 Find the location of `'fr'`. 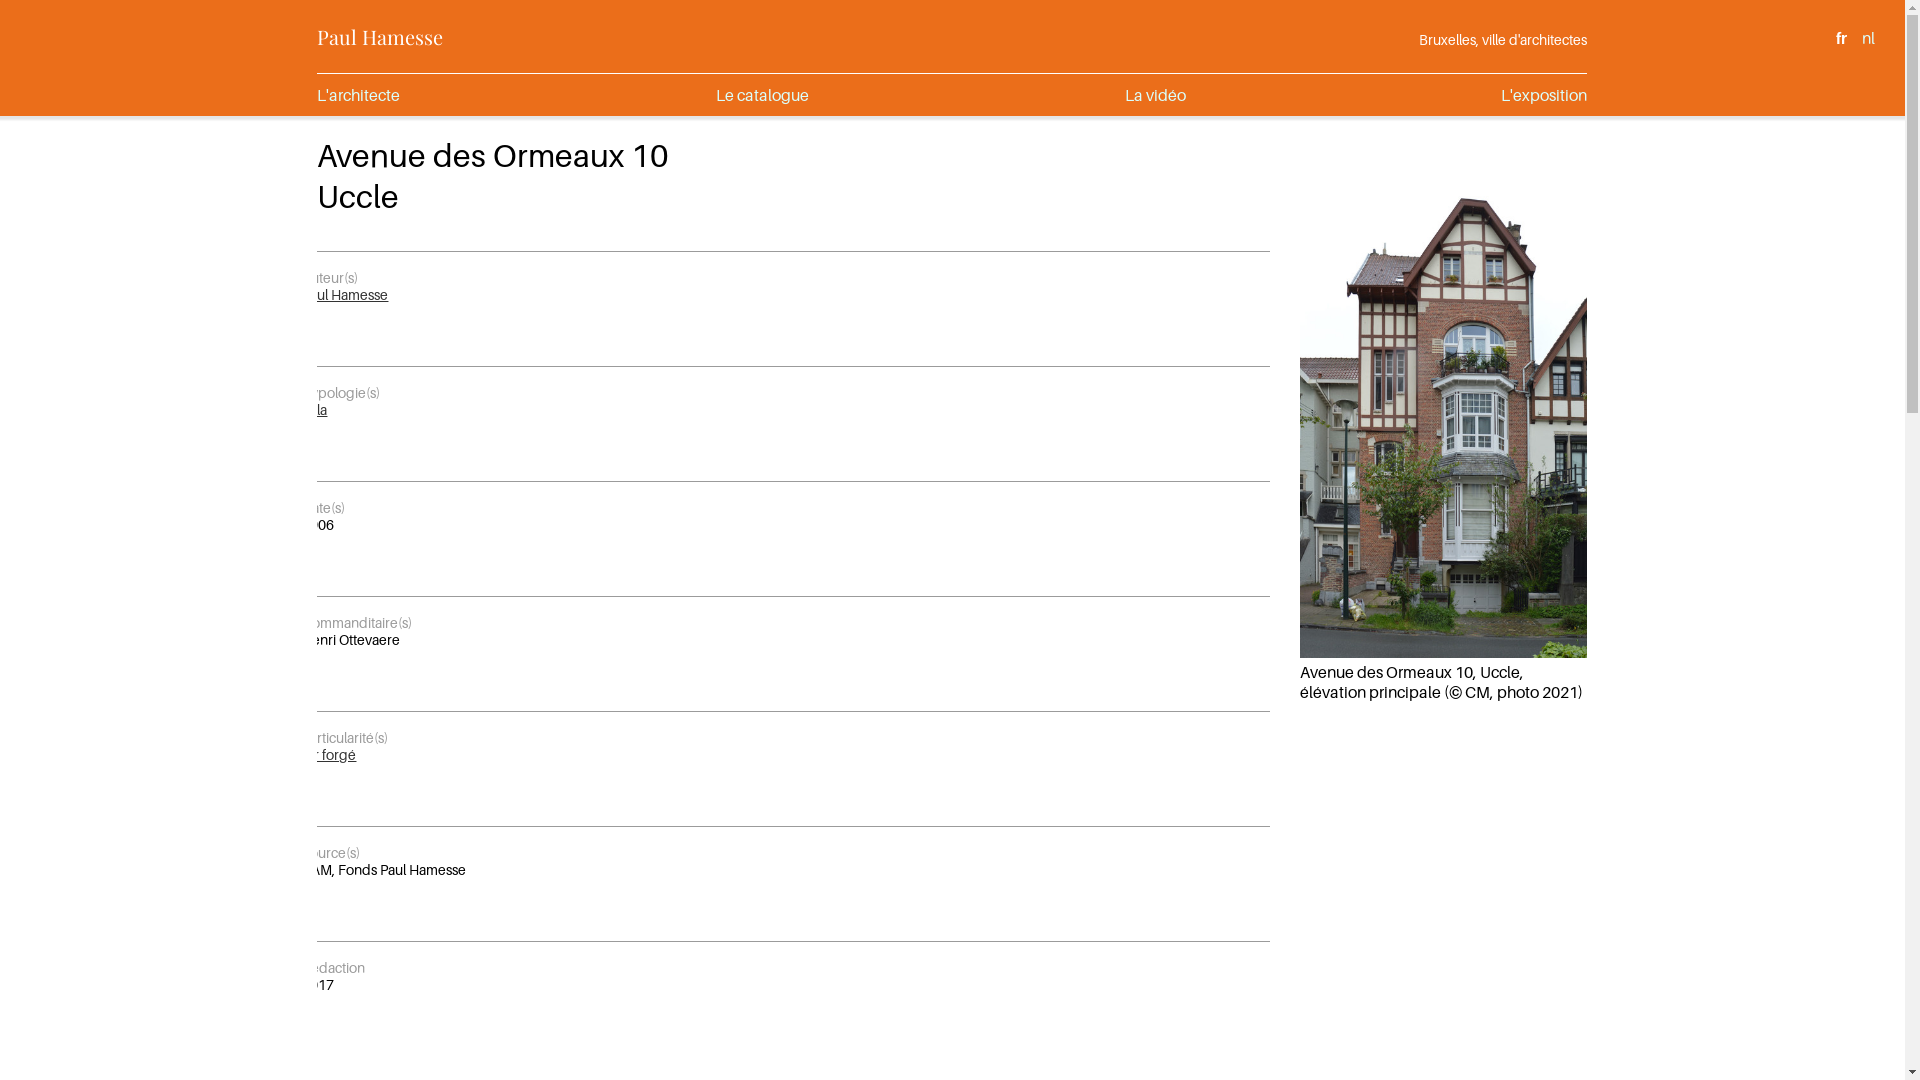

'fr' is located at coordinates (1840, 38).